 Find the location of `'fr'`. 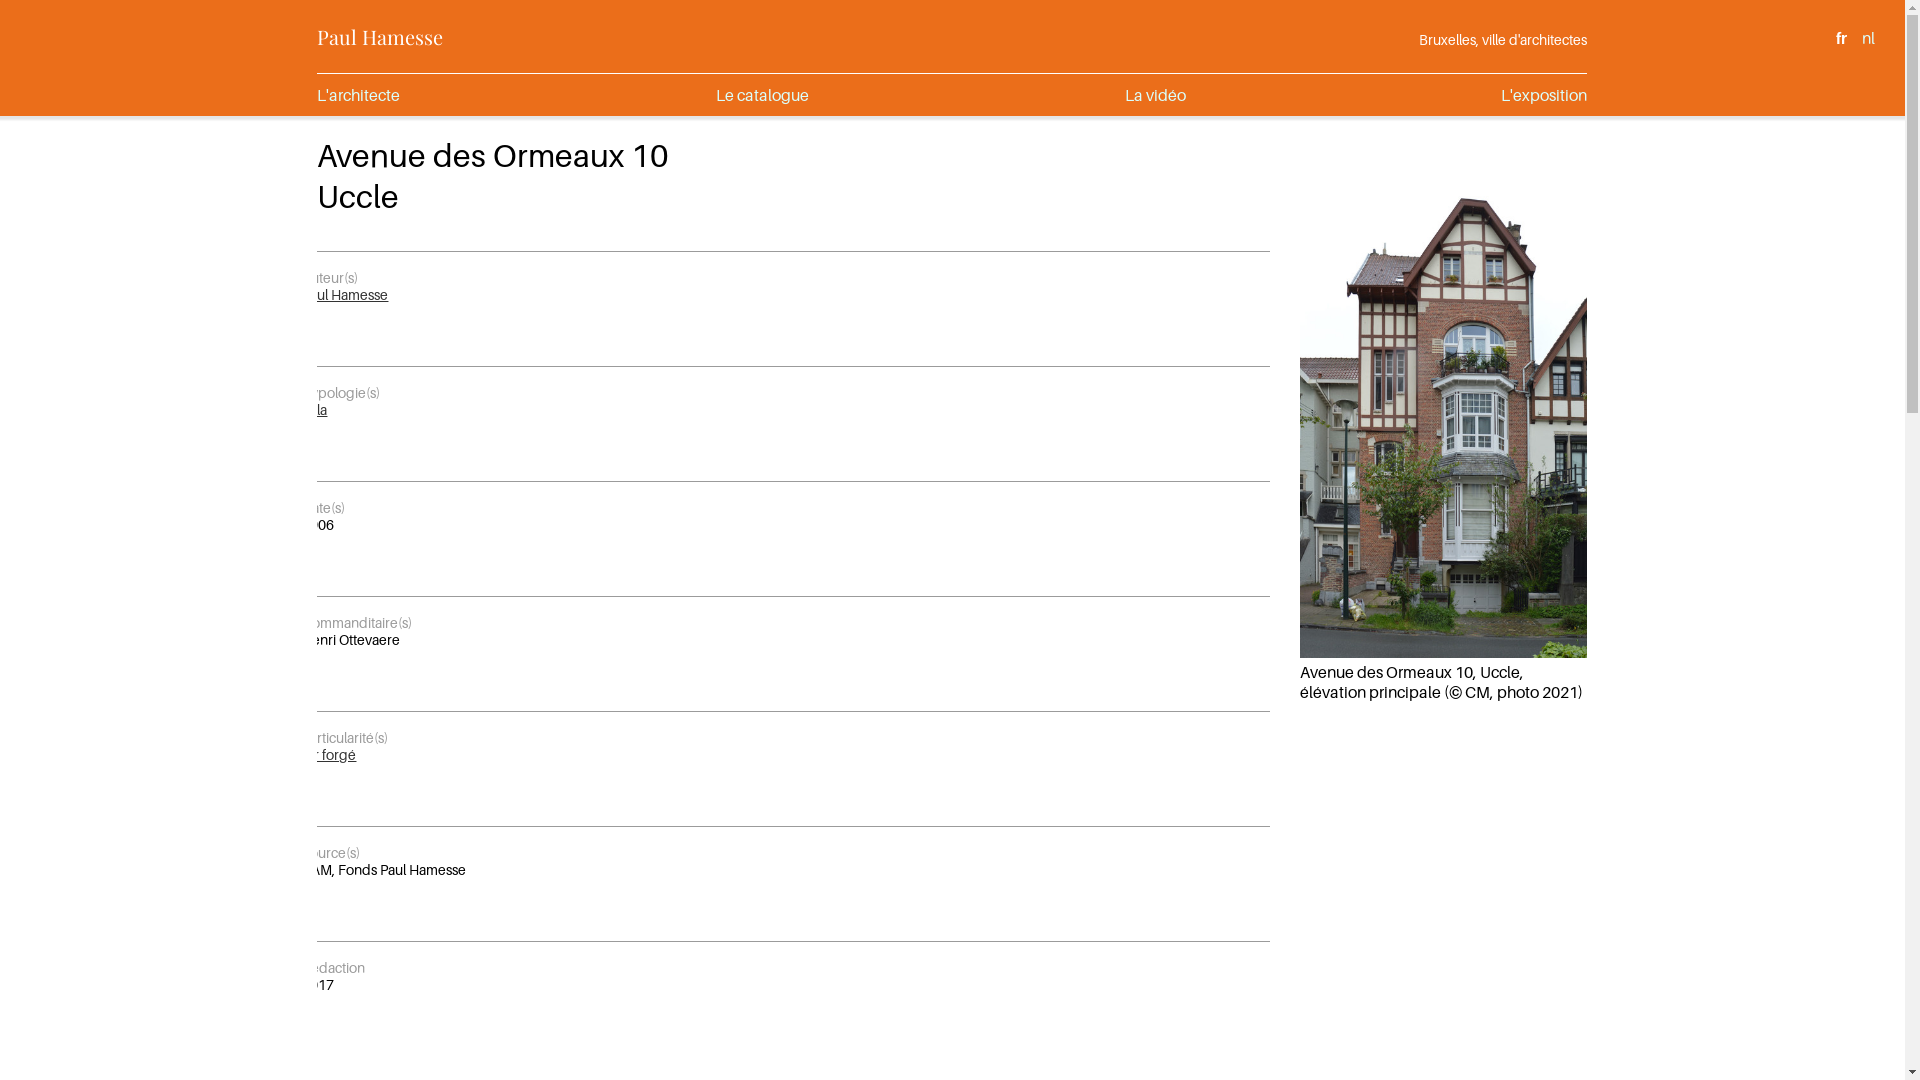

'fr' is located at coordinates (1840, 38).